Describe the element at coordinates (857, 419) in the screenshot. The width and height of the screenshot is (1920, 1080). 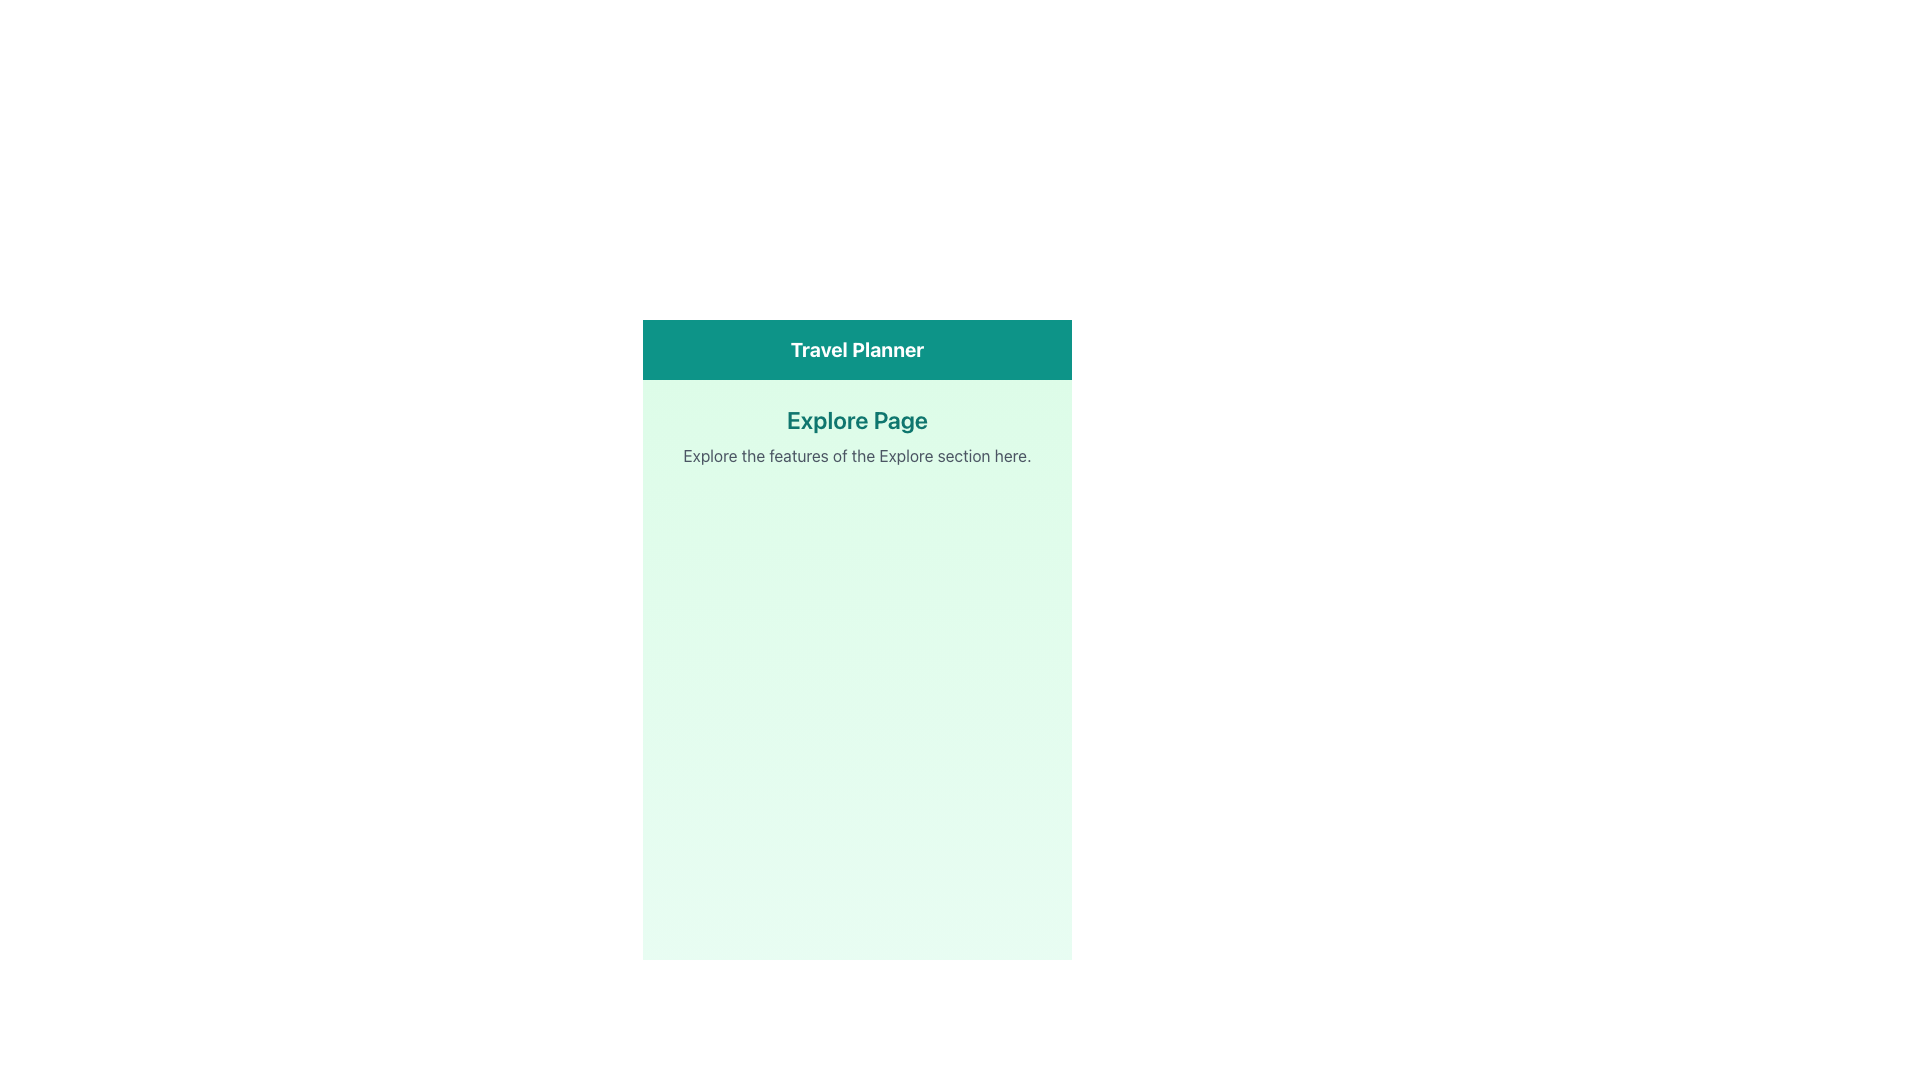
I see `styling of the header text 'Explore Page', which is prominently displayed in a large teal font against a light green background` at that location.